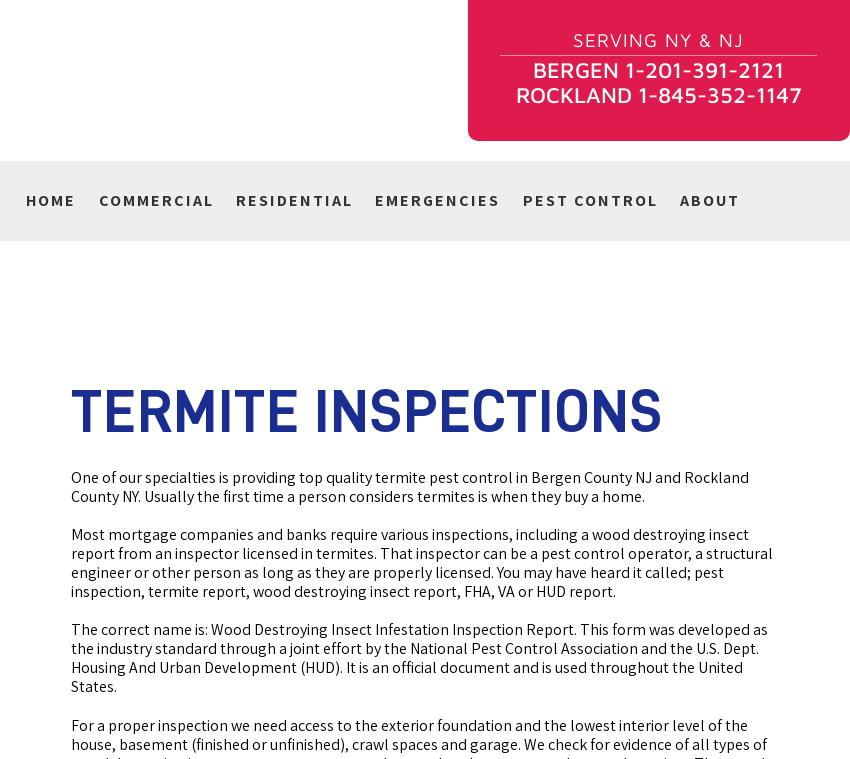 The image size is (850, 759). Describe the element at coordinates (658, 38) in the screenshot. I see `'Serving NY & NJ'` at that location.